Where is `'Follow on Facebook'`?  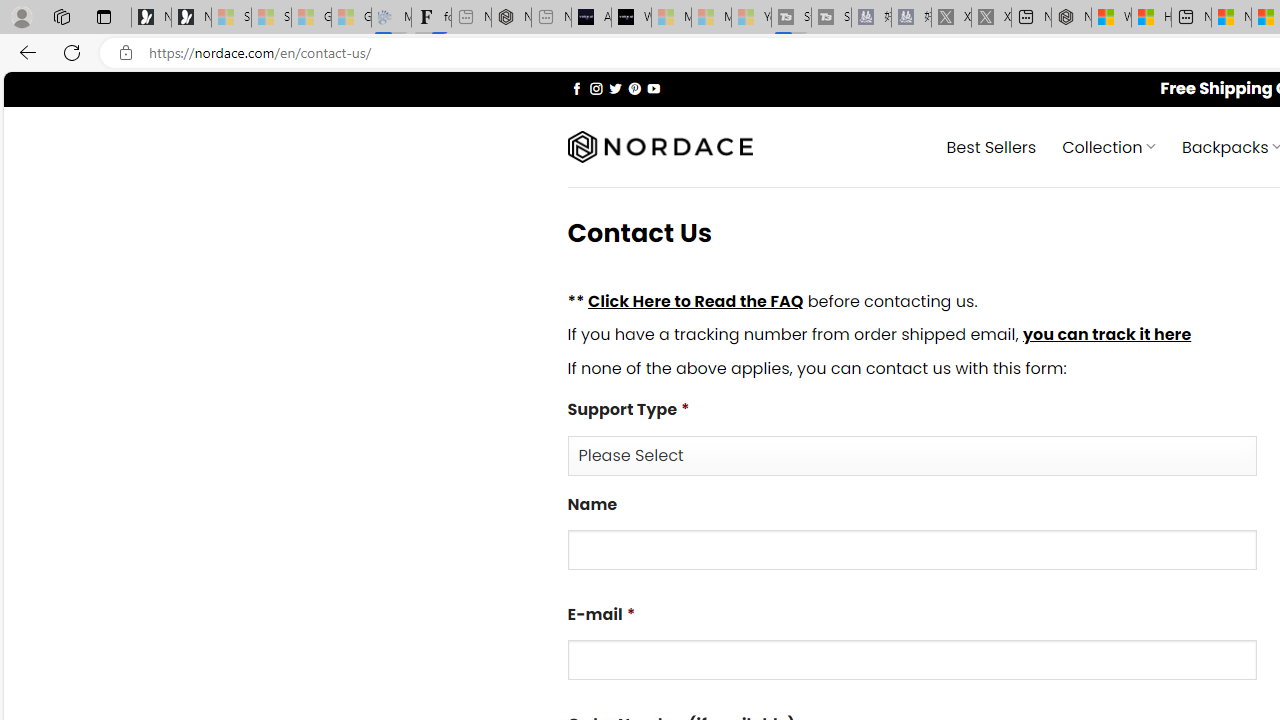 'Follow on Facebook' is located at coordinates (576, 87).